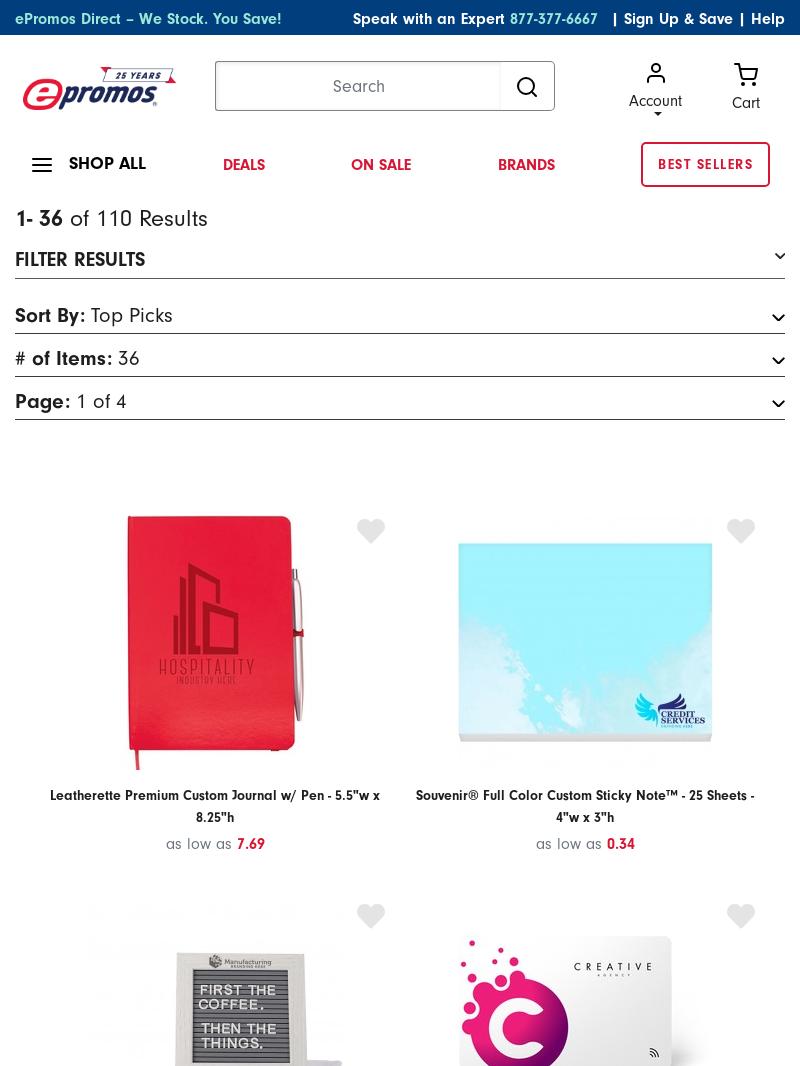  I want to click on '7.69', so click(235, 842).